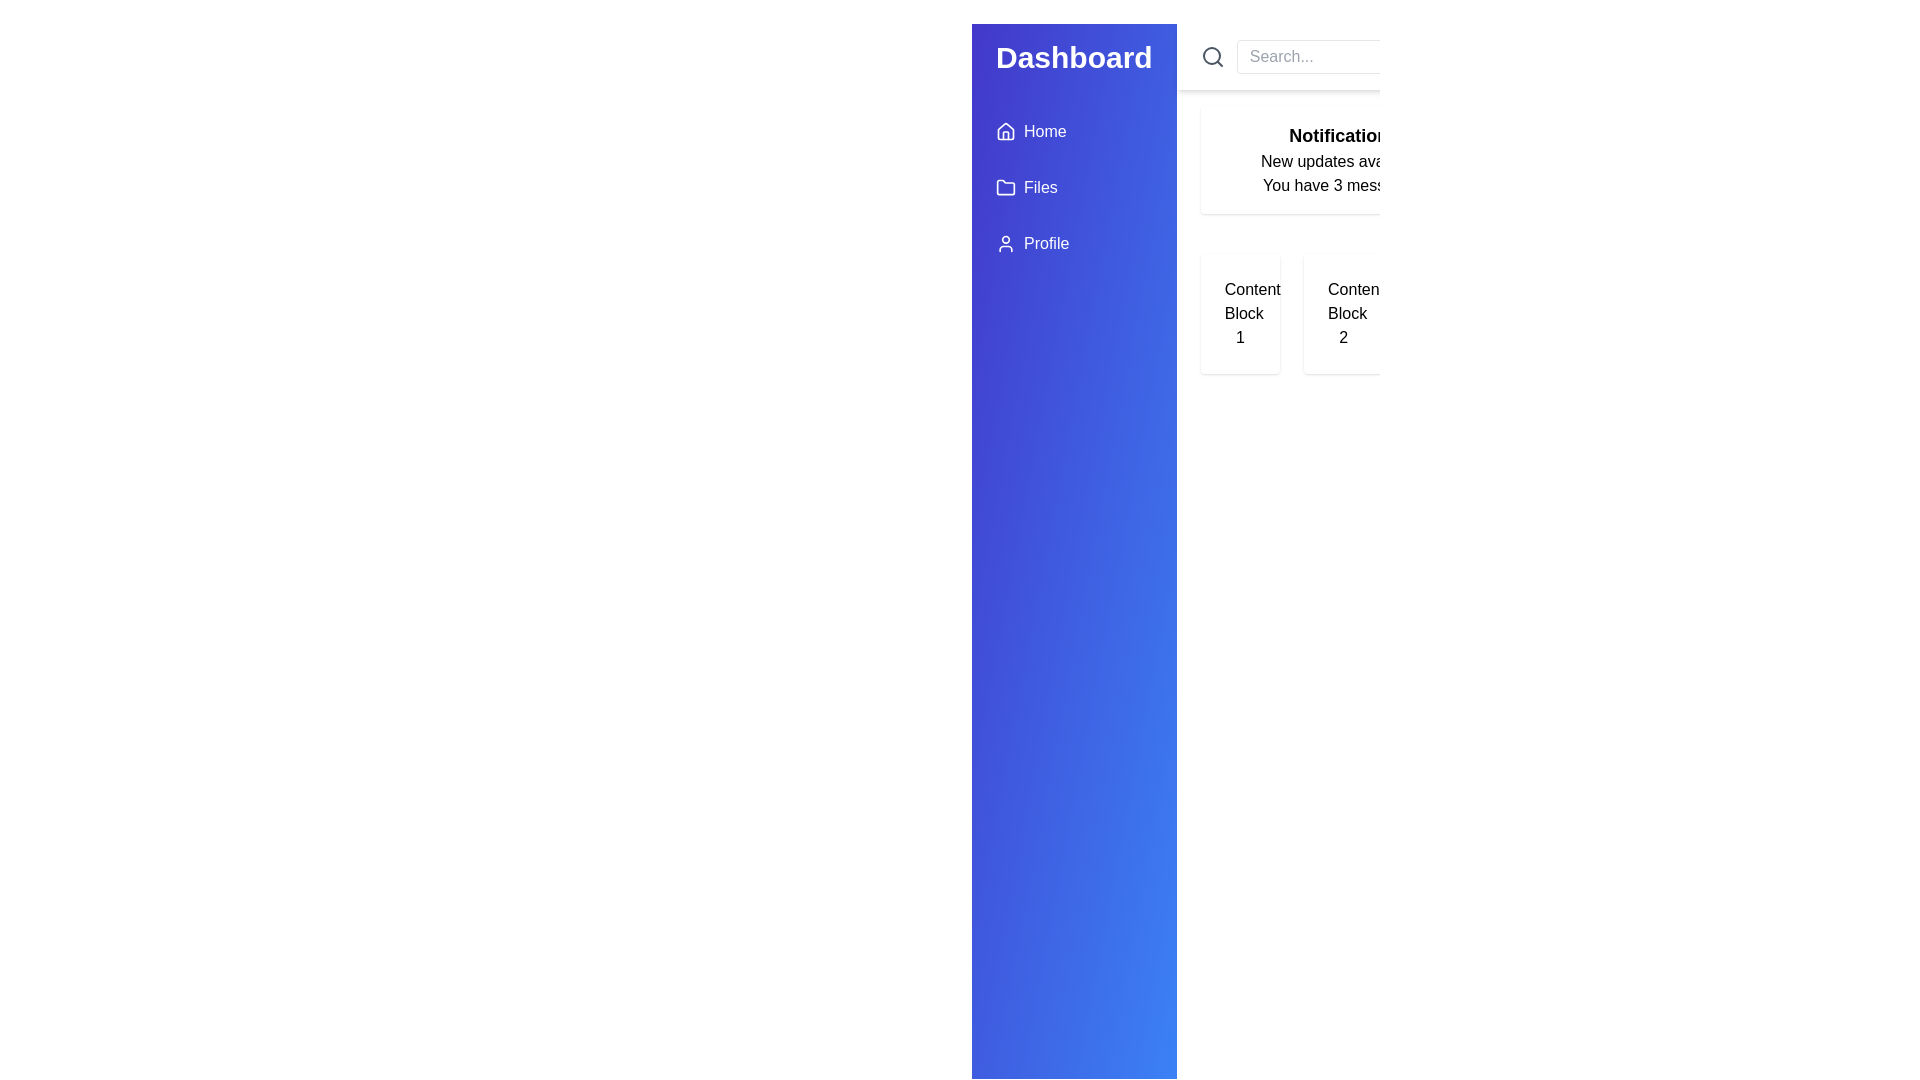 This screenshot has width=1920, height=1080. Describe the element at coordinates (1026, 188) in the screenshot. I see `the 'Files' button with a folder icon in the left vertical navigation panel` at that location.